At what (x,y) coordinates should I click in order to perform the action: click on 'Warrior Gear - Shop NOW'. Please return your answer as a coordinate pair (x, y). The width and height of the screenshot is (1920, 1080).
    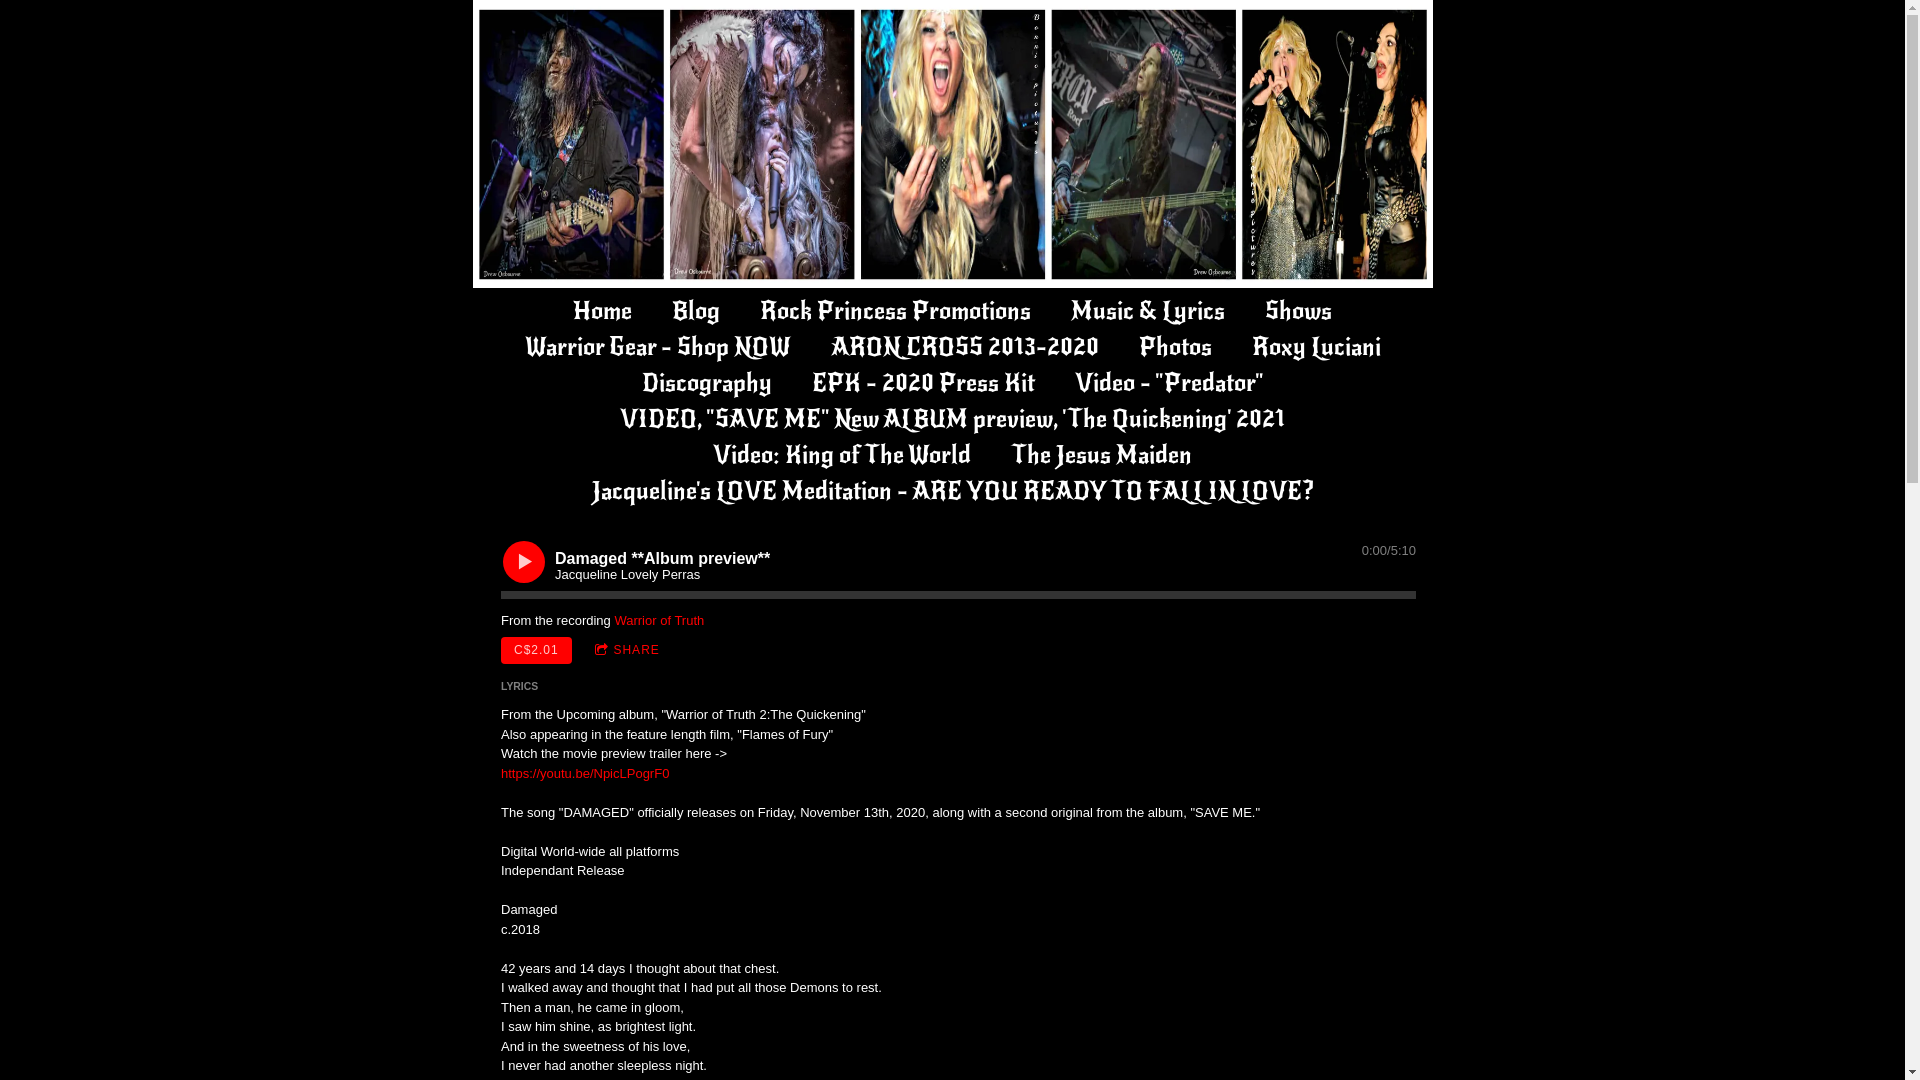
    Looking at the image, I should click on (657, 346).